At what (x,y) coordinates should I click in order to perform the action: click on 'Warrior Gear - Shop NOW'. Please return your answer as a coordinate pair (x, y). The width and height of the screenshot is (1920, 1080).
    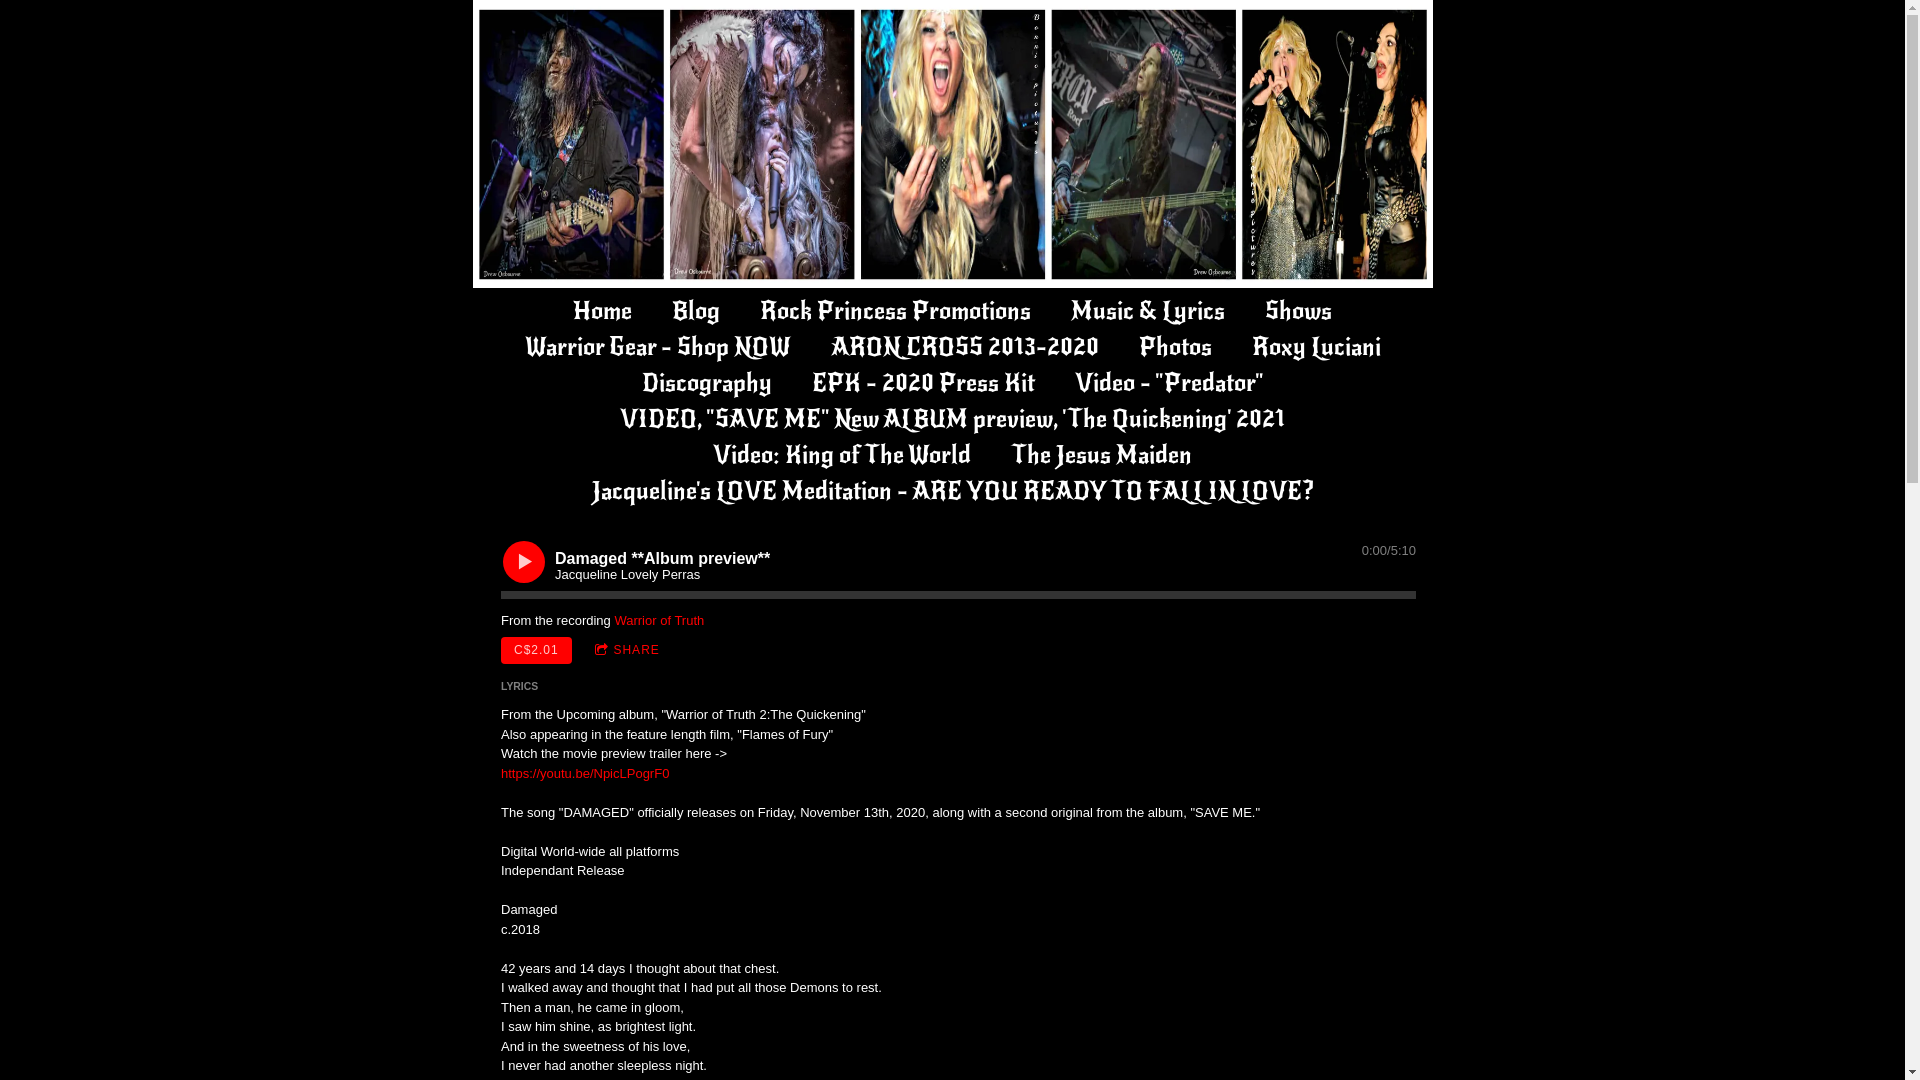
    Looking at the image, I should click on (657, 346).